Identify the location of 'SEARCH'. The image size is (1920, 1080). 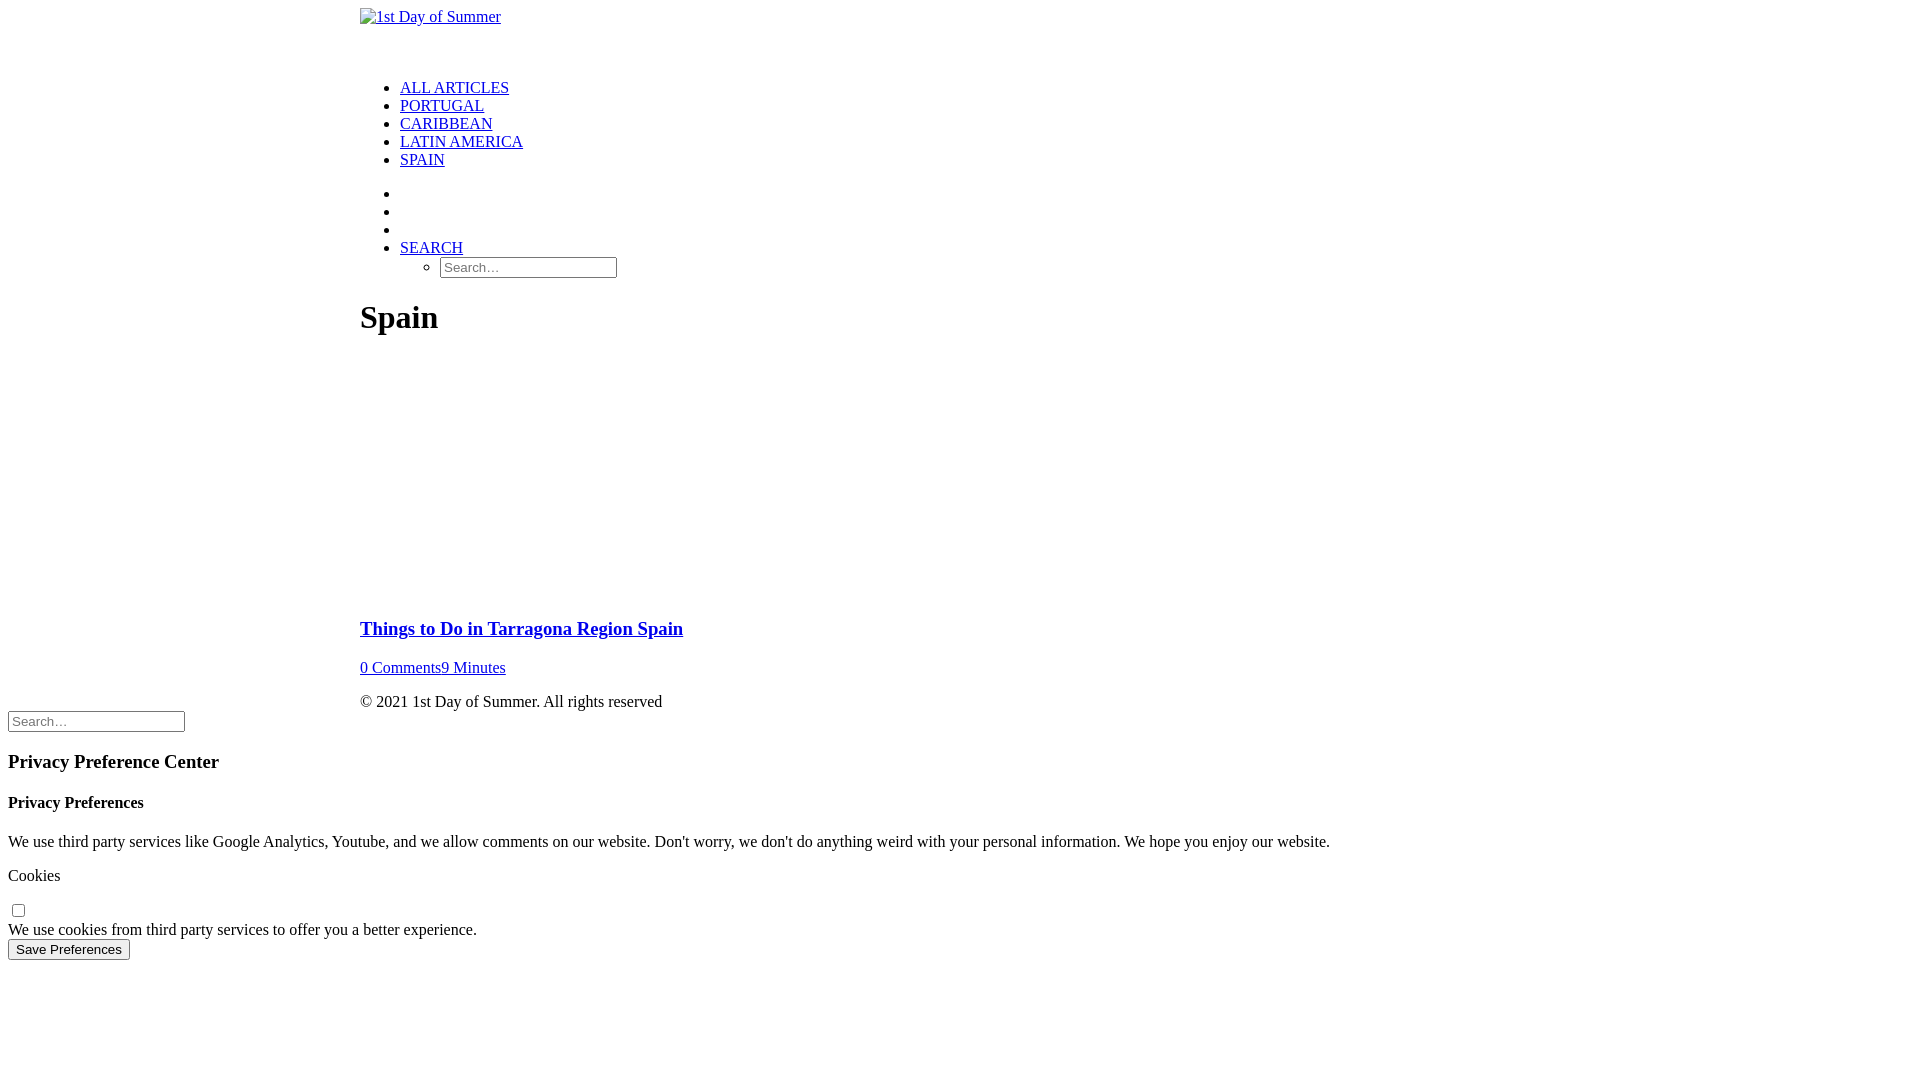
(430, 246).